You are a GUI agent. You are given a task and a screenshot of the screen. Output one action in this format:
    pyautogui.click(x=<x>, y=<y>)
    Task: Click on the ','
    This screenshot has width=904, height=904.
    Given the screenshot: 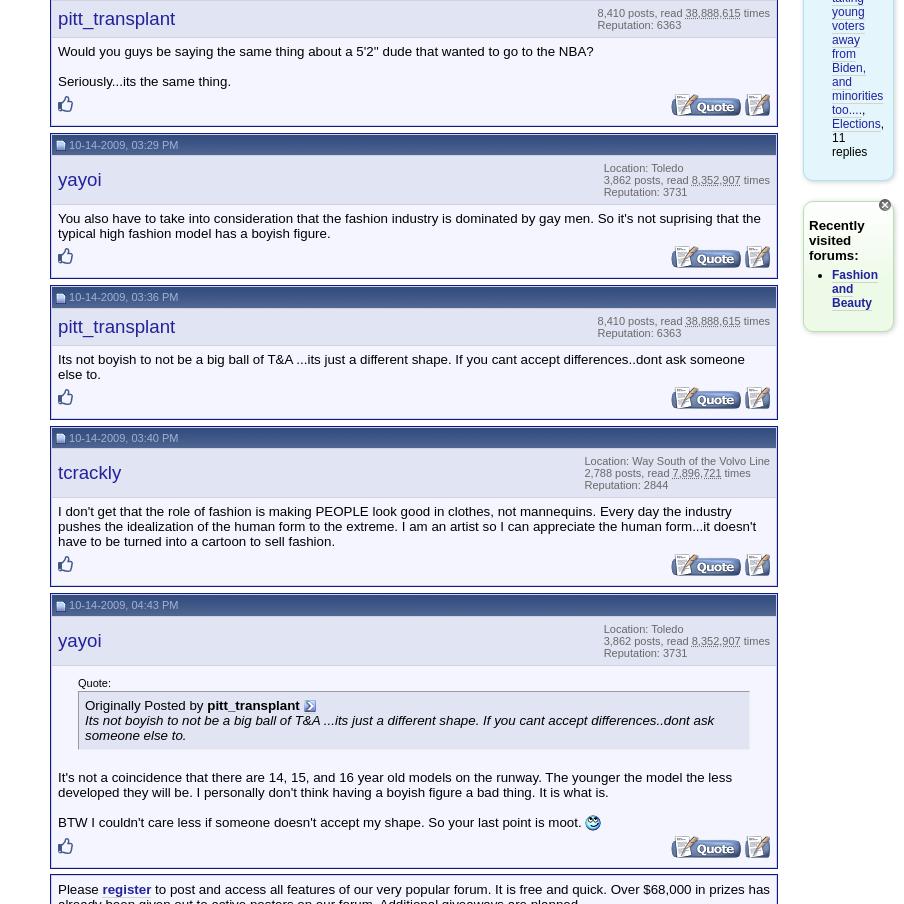 What is the action you would take?
    pyautogui.click(x=863, y=109)
    